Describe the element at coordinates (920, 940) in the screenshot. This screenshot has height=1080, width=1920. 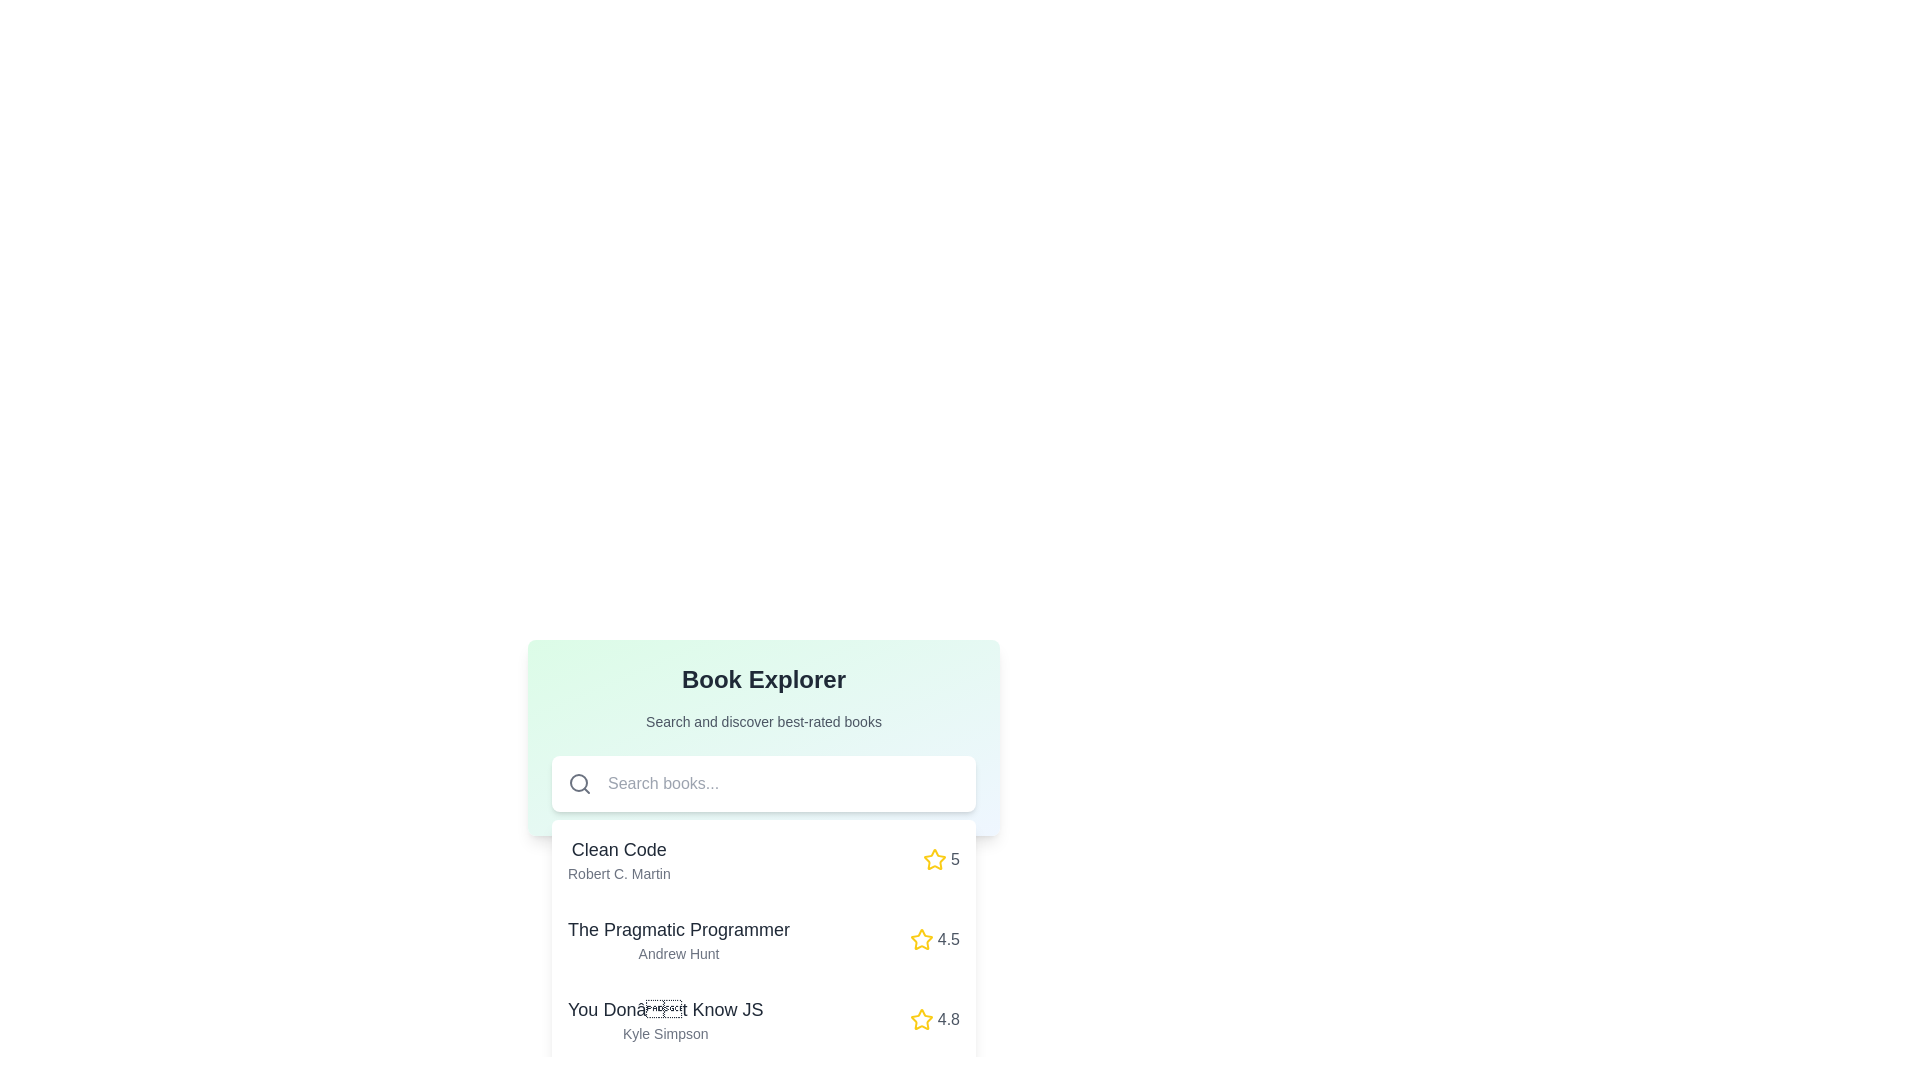
I see `the star icon styled with a yellow fill and subtle outline` at that location.